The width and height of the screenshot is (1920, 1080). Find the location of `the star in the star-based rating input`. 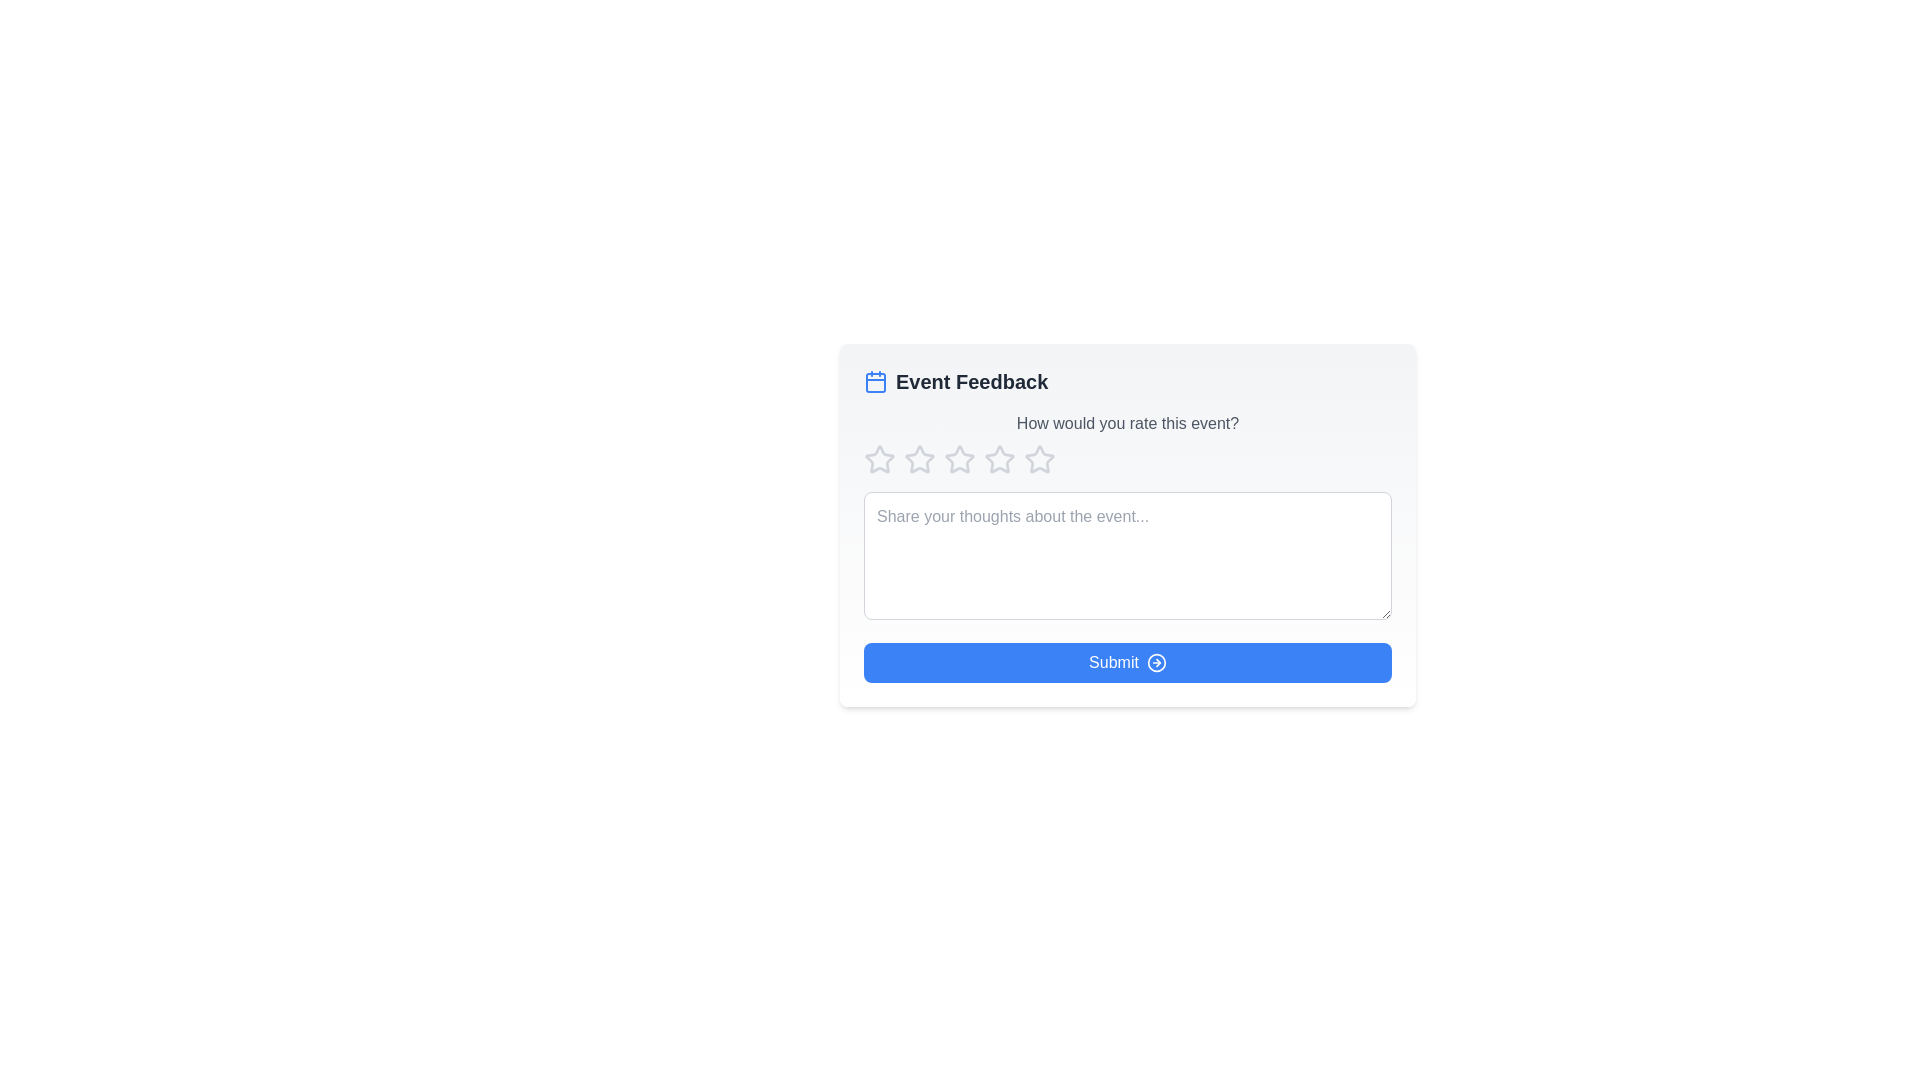

the star in the star-based rating input is located at coordinates (1128, 459).